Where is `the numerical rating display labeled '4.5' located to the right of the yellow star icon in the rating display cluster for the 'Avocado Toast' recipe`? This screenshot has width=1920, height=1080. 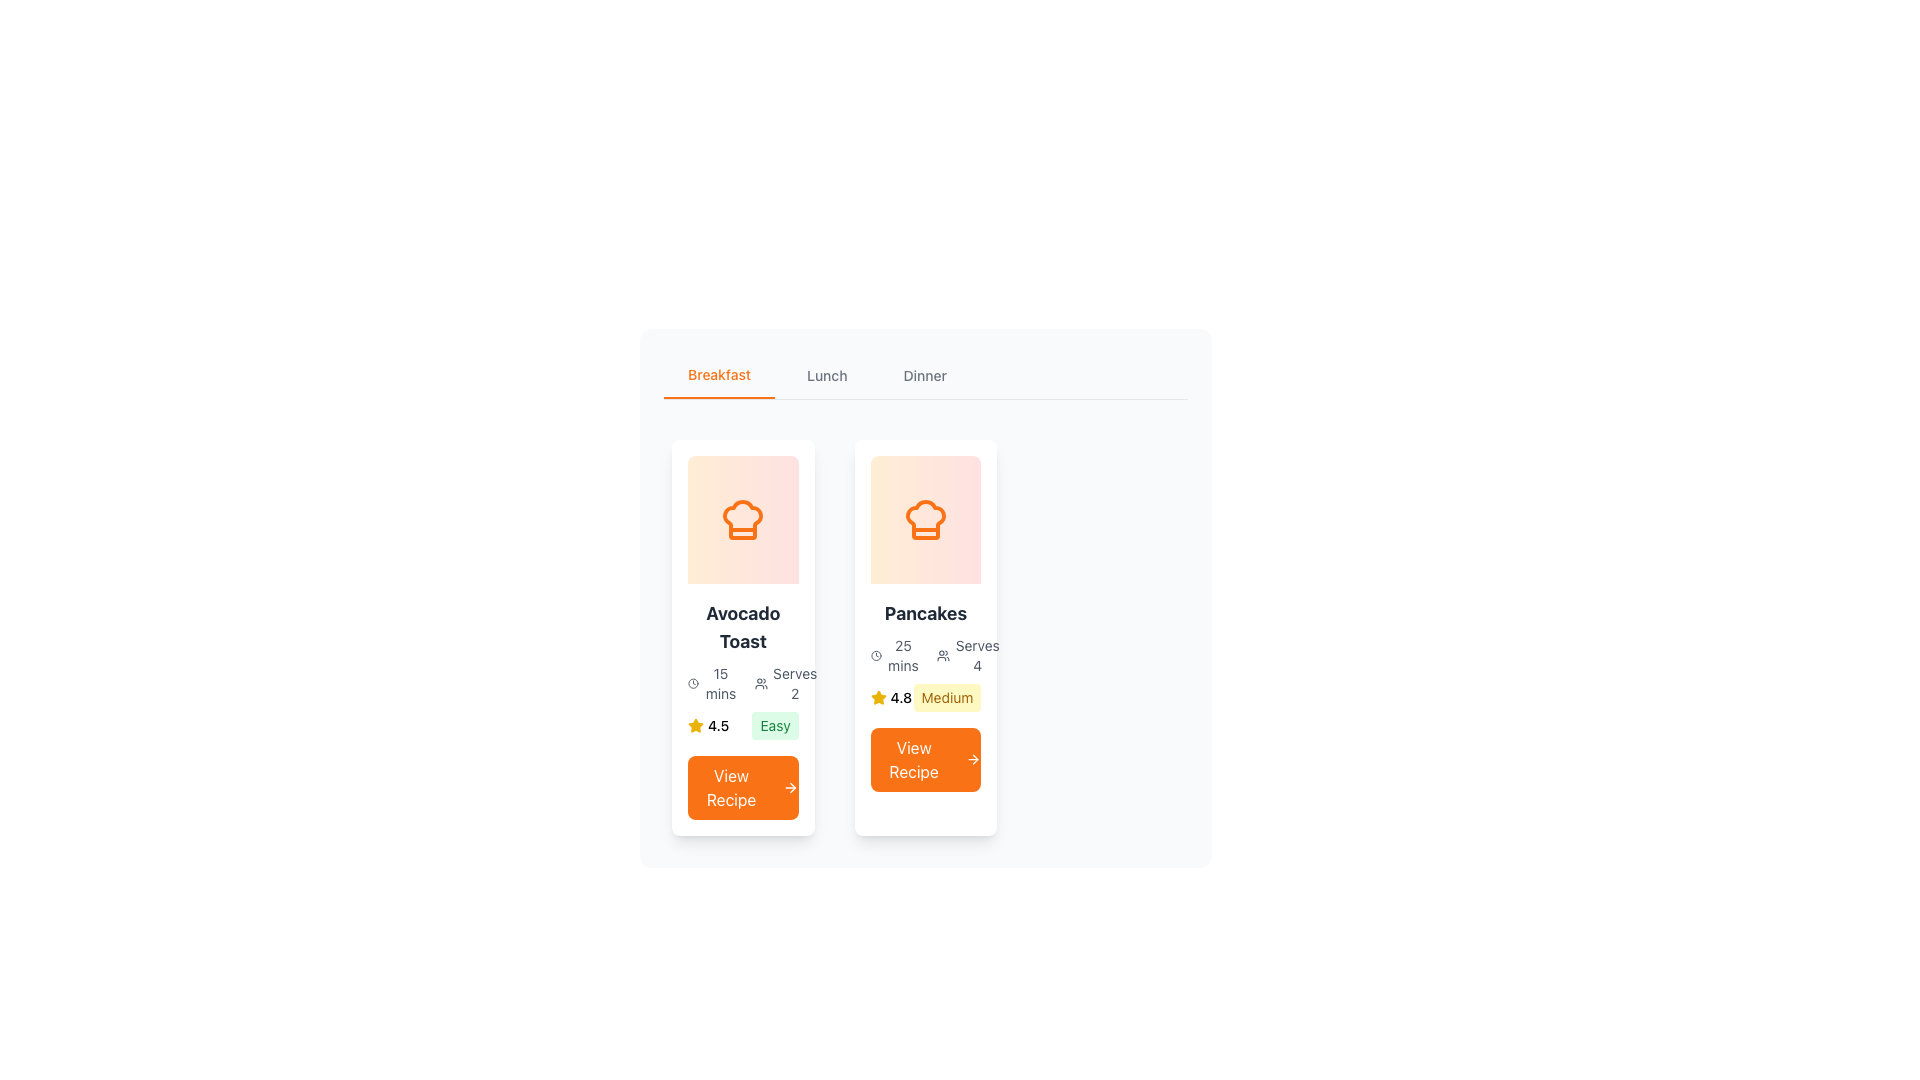
the numerical rating display labeled '4.5' located to the right of the yellow star icon in the rating display cluster for the 'Avocado Toast' recipe is located at coordinates (718, 725).